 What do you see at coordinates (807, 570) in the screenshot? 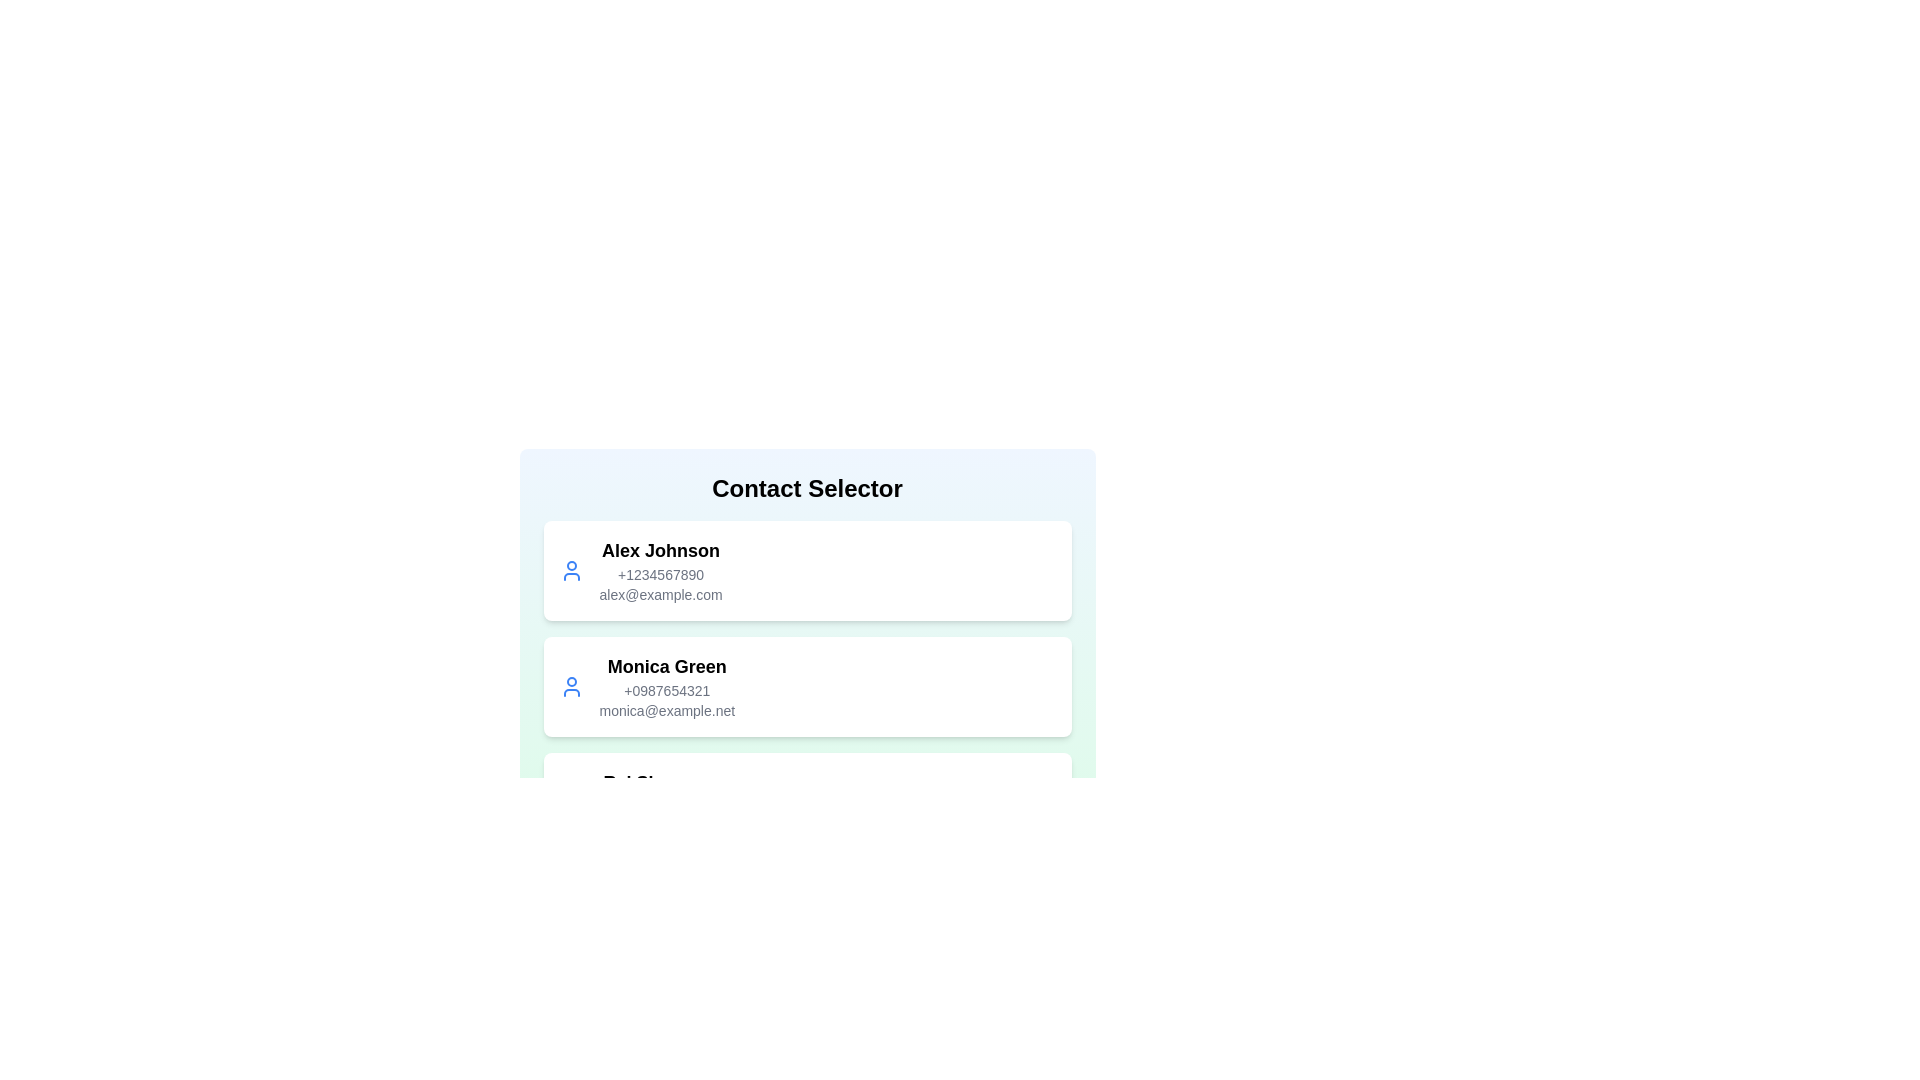
I see `the contact Alex Johnson from the list` at bounding box center [807, 570].